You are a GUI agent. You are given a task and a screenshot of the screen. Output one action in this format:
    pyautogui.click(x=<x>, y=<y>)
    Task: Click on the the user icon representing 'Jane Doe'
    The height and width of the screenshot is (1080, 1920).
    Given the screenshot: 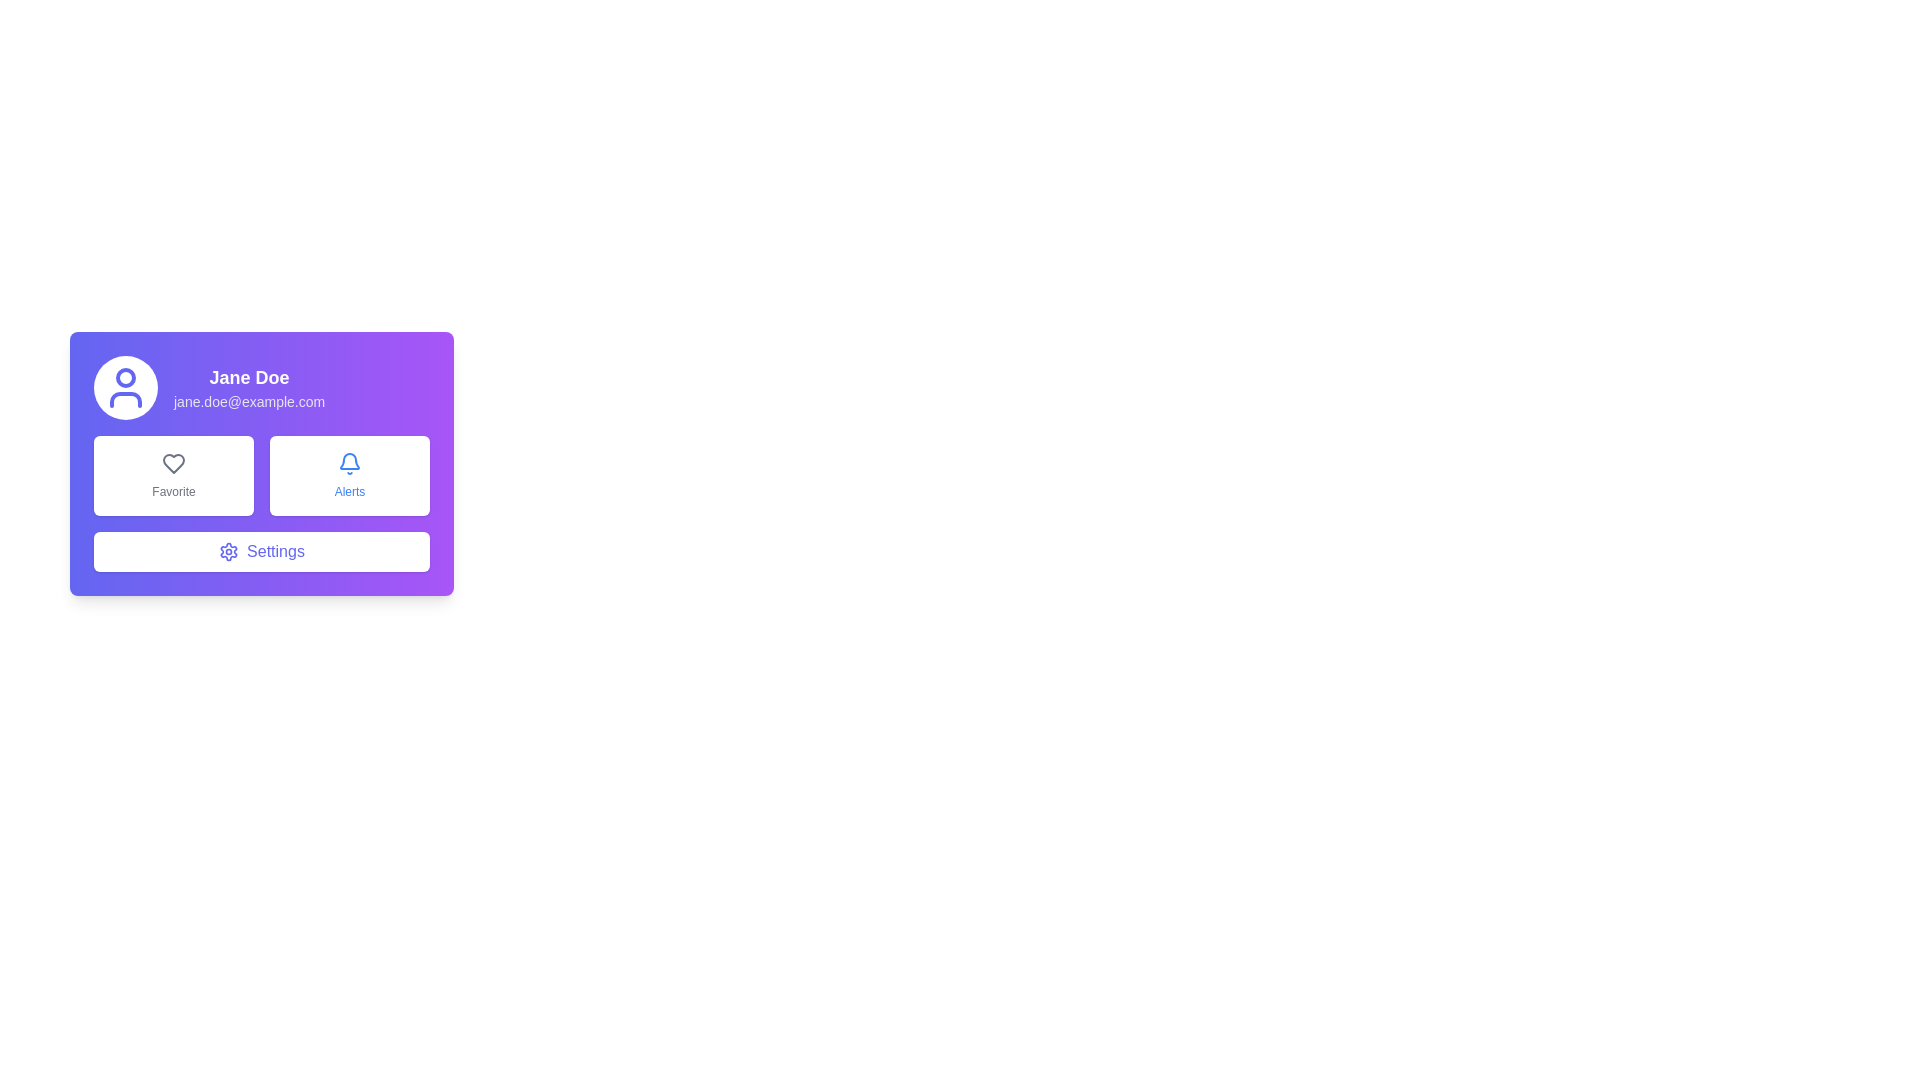 What is the action you would take?
    pyautogui.click(x=124, y=388)
    